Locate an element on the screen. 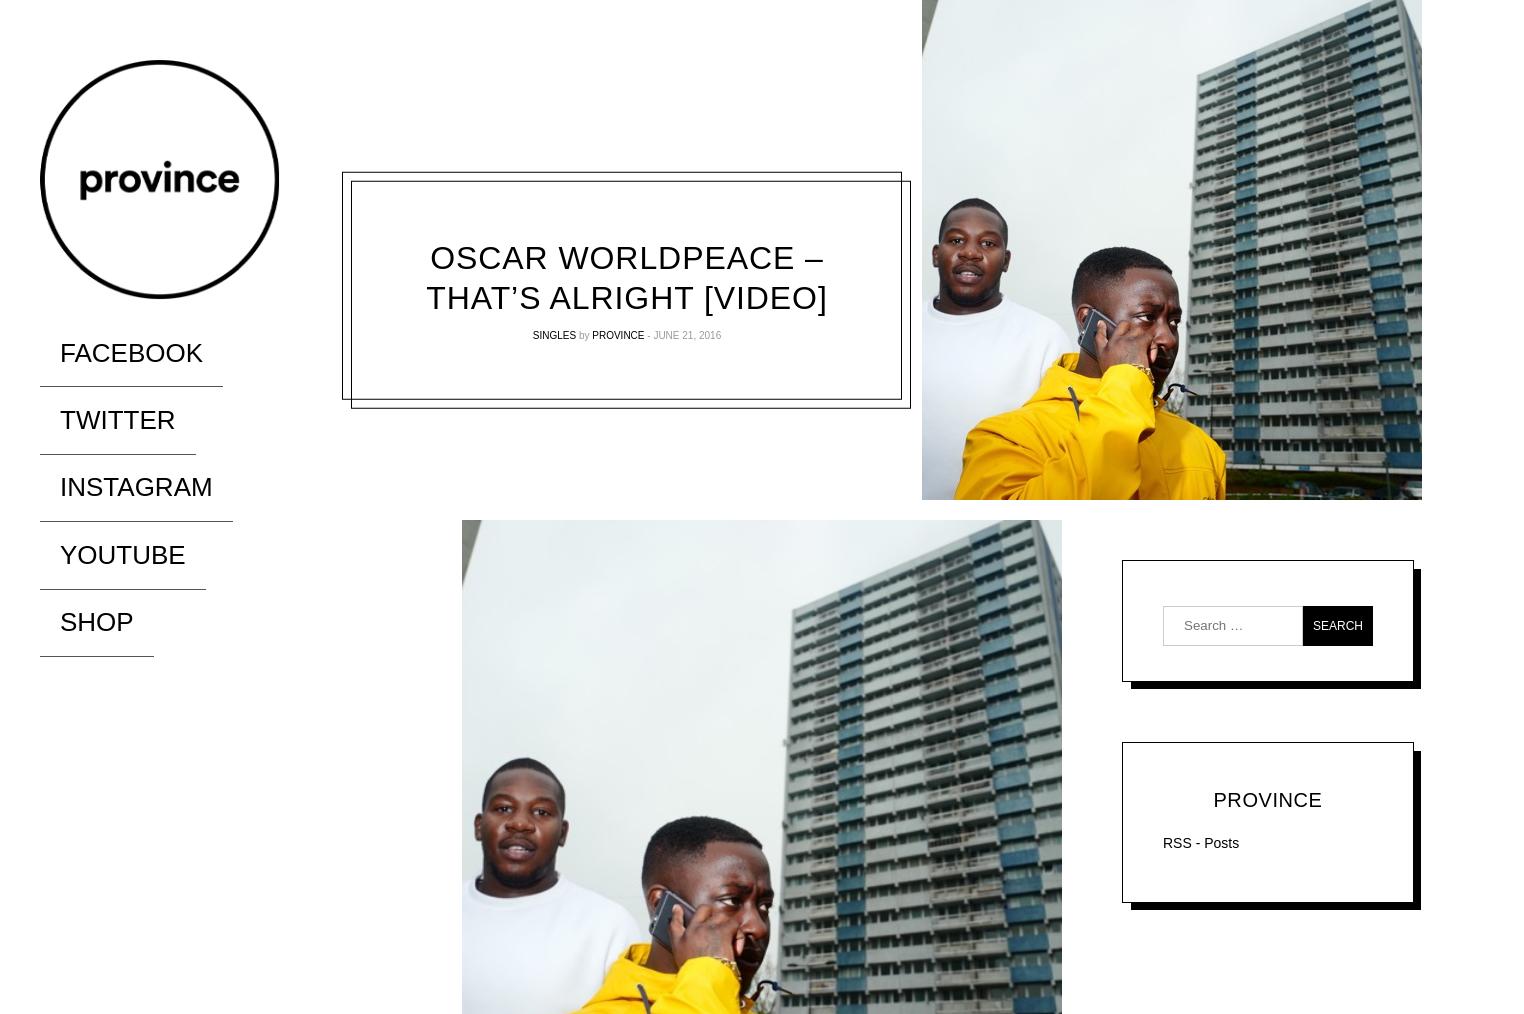  'by' is located at coordinates (585, 334).